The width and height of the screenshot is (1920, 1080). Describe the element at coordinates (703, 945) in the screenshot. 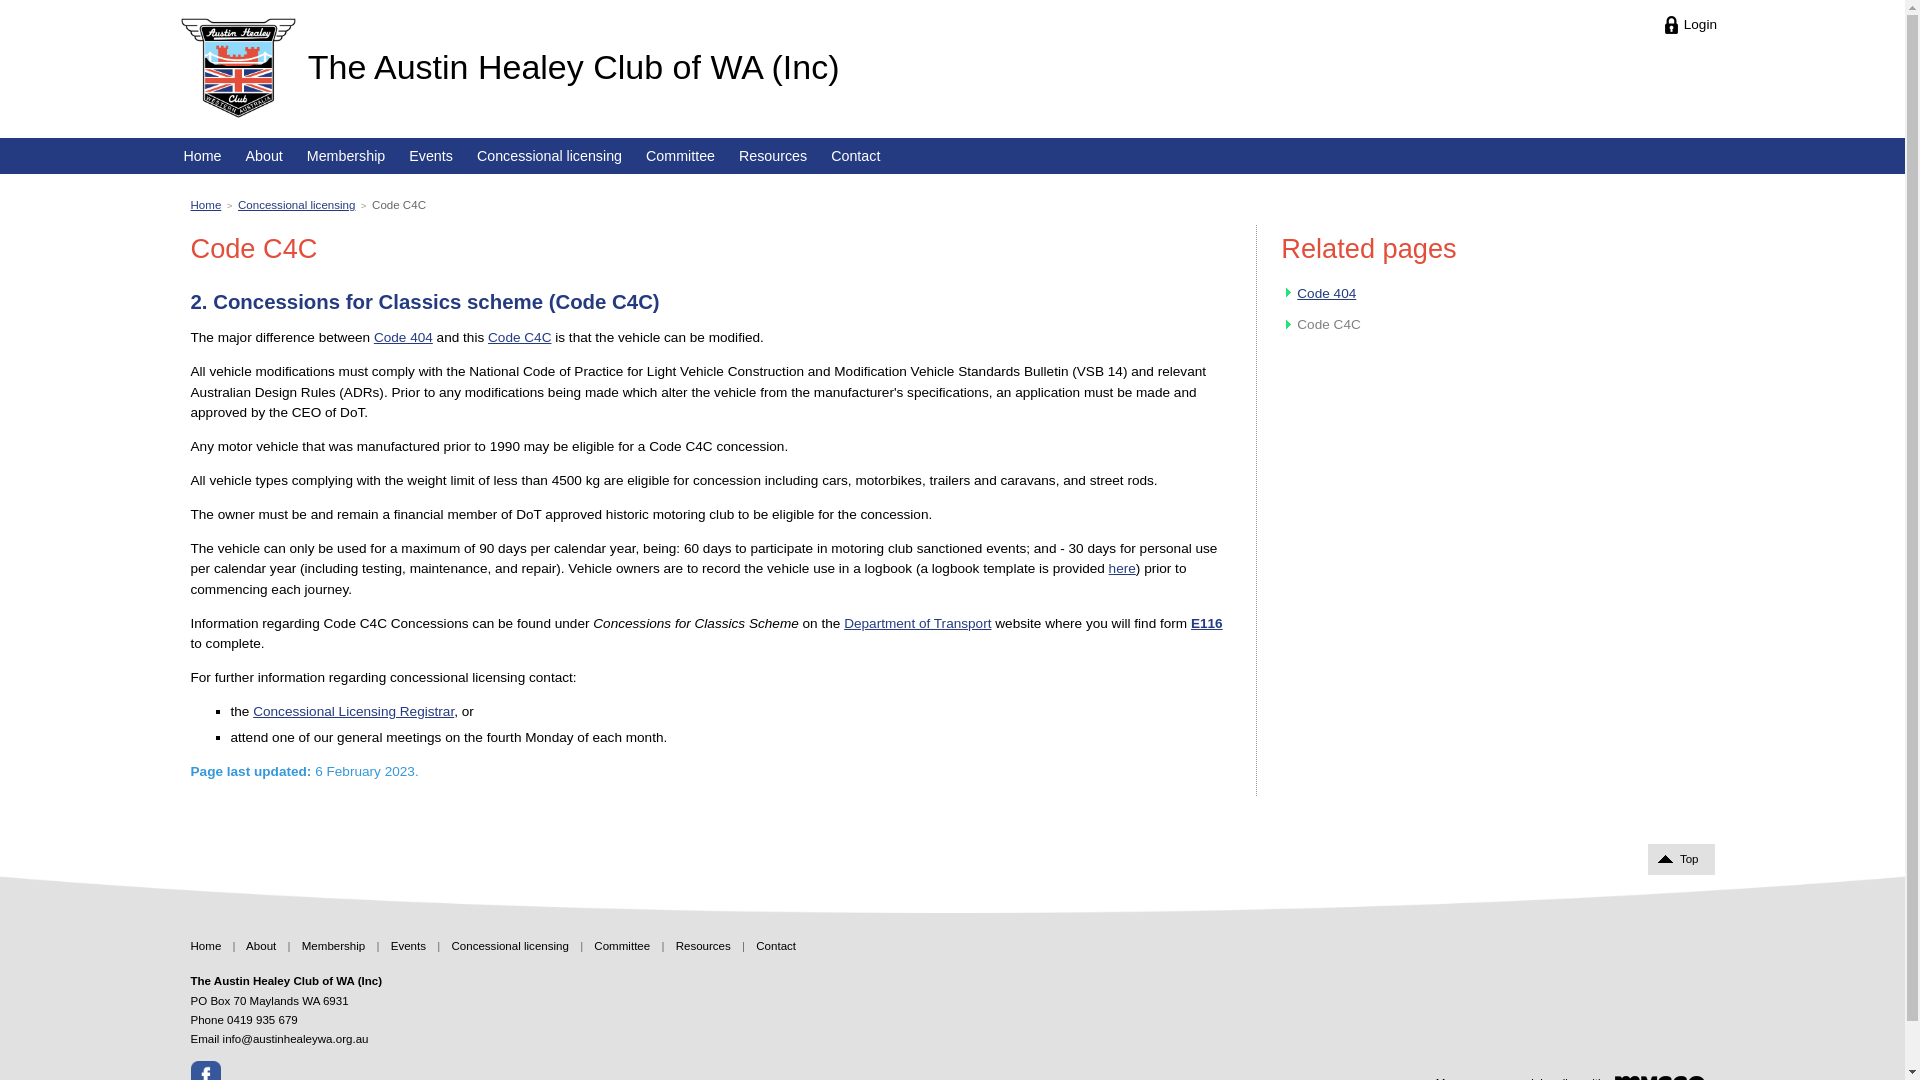

I see `'Resources'` at that location.